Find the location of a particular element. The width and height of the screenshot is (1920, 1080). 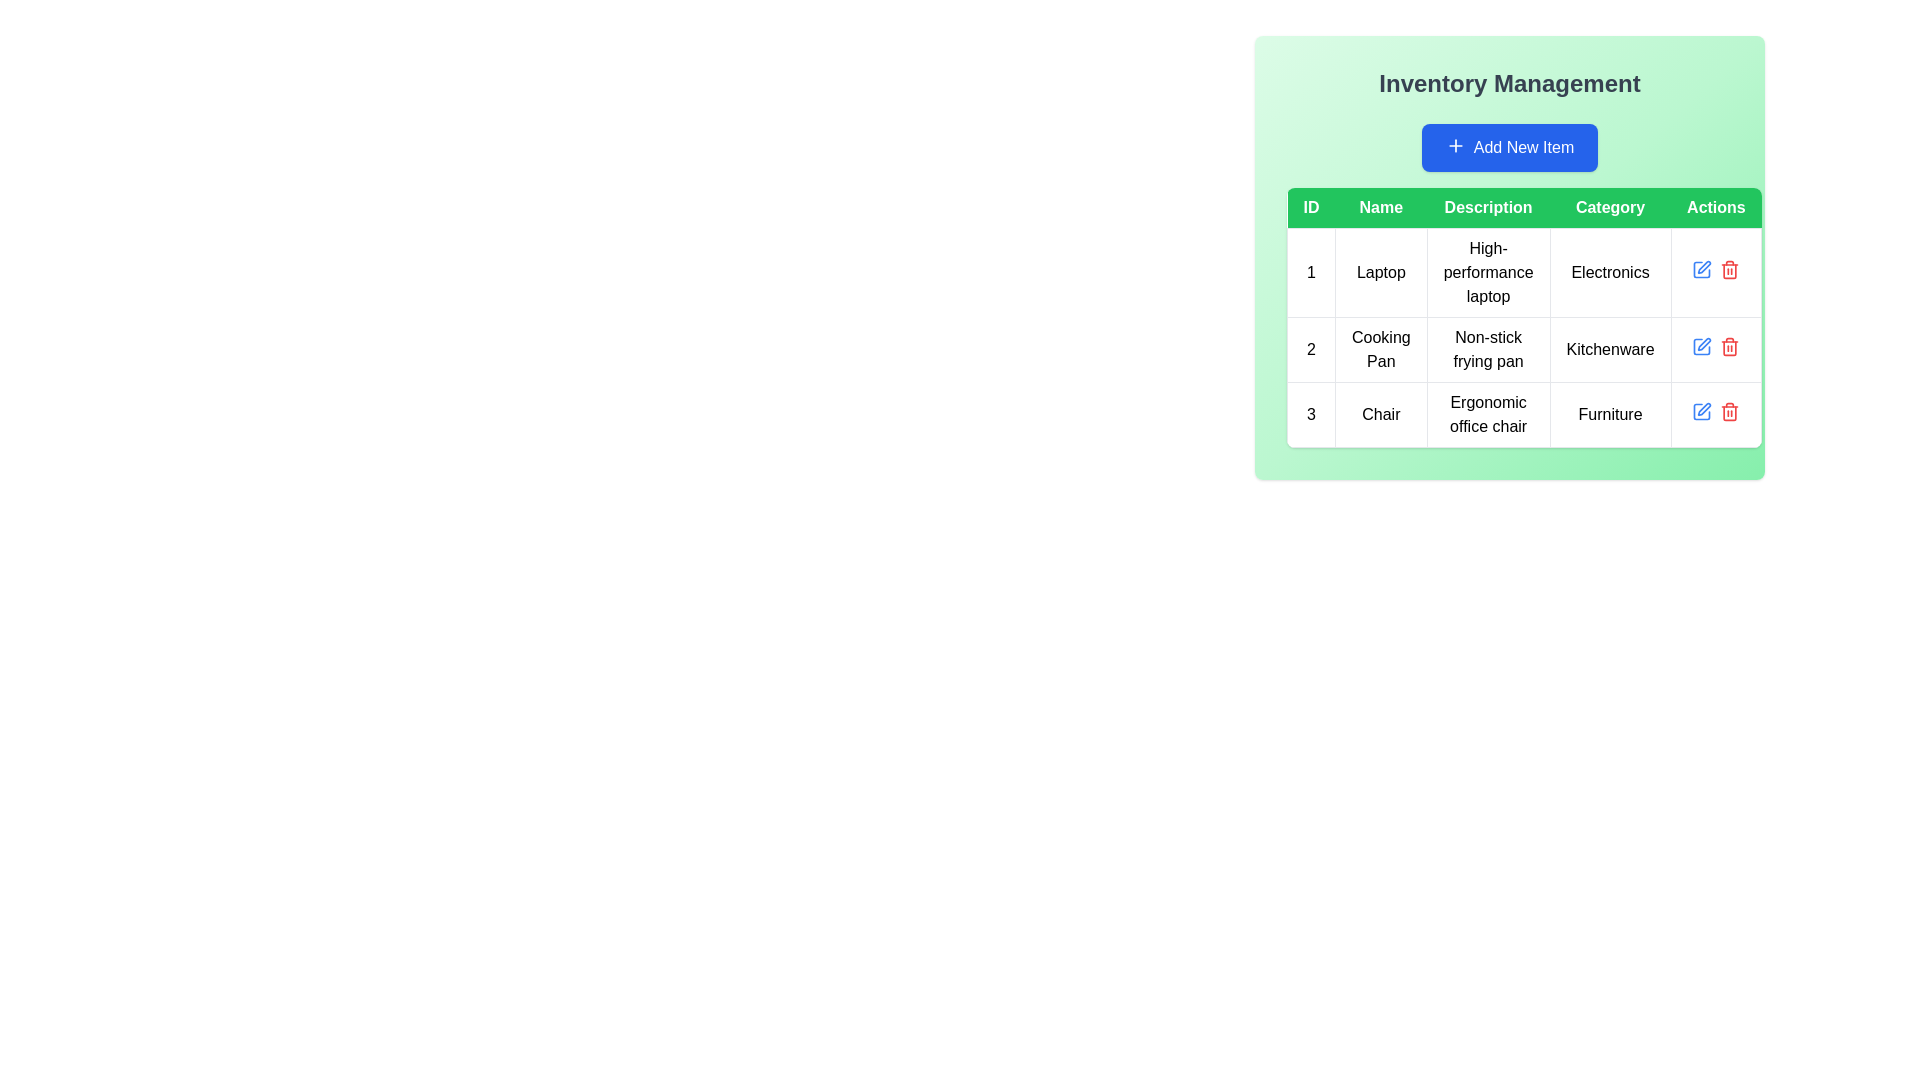

the Table Cell containing the number '2', which is styled with a border and padding, located in the second row of the table under the 'ID' column is located at coordinates (1311, 349).